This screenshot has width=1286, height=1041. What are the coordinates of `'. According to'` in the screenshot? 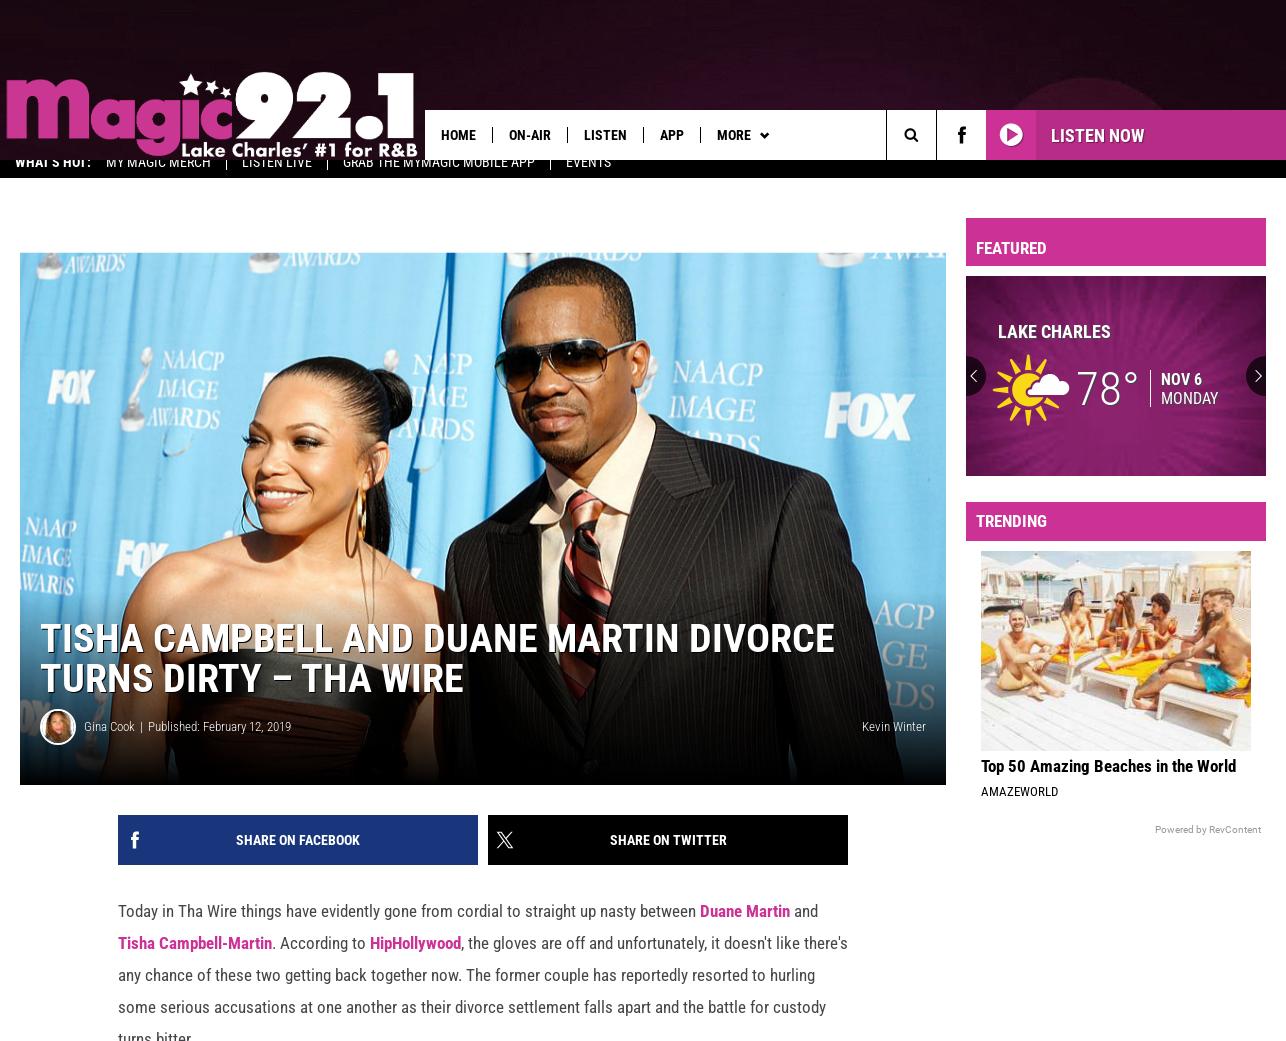 It's located at (271, 956).